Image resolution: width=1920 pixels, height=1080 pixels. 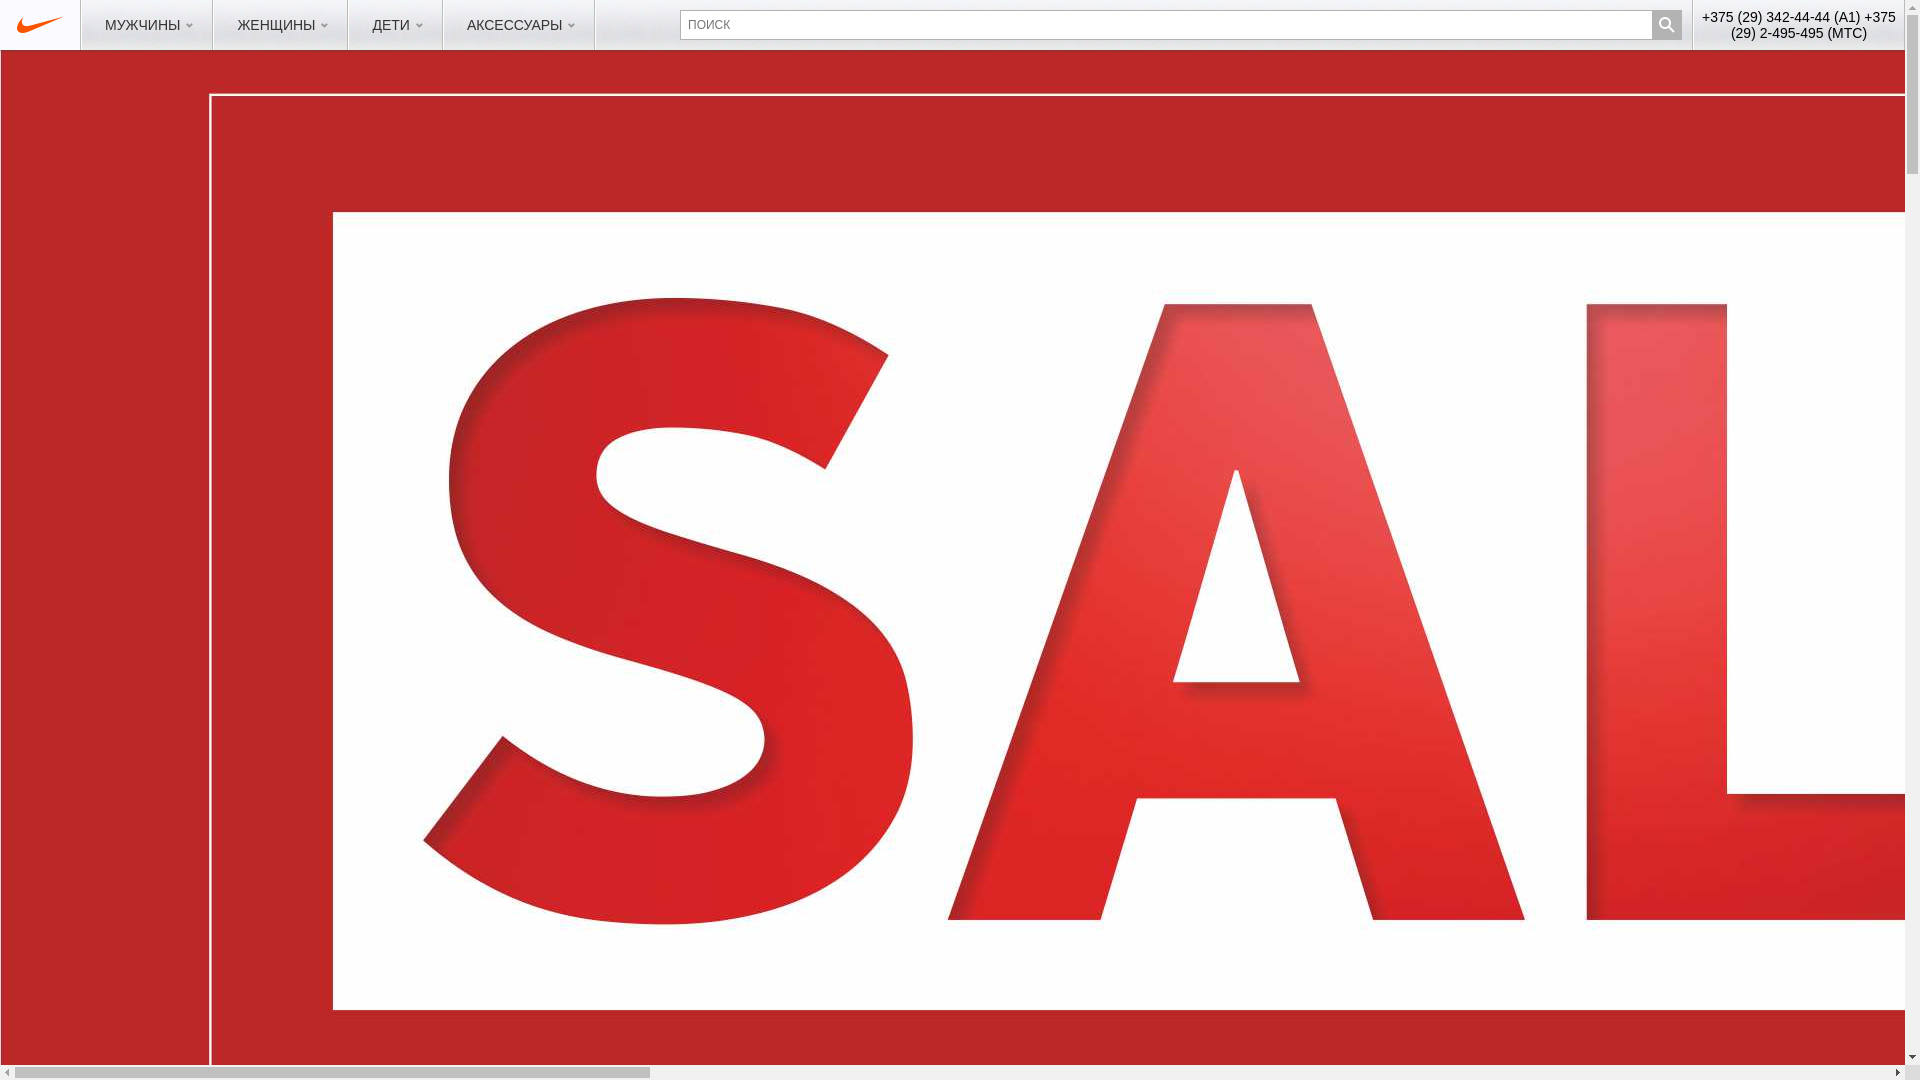 What do you see at coordinates (0, 24) in the screenshot?
I see `'sportmix.by'` at bounding box center [0, 24].